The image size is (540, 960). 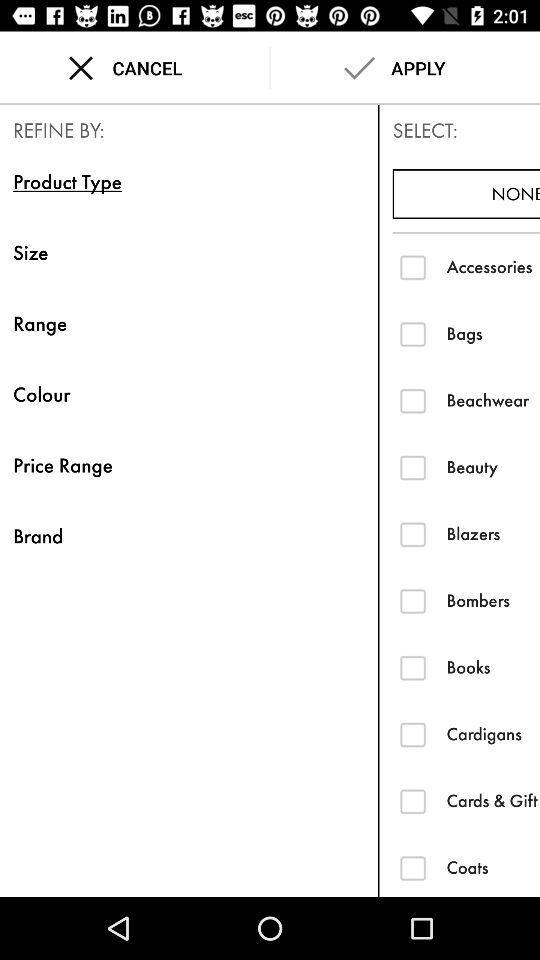 What do you see at coordinates (412, 733) in the screenshot?
I see `cordigans product` at bounding box center [412, 733].